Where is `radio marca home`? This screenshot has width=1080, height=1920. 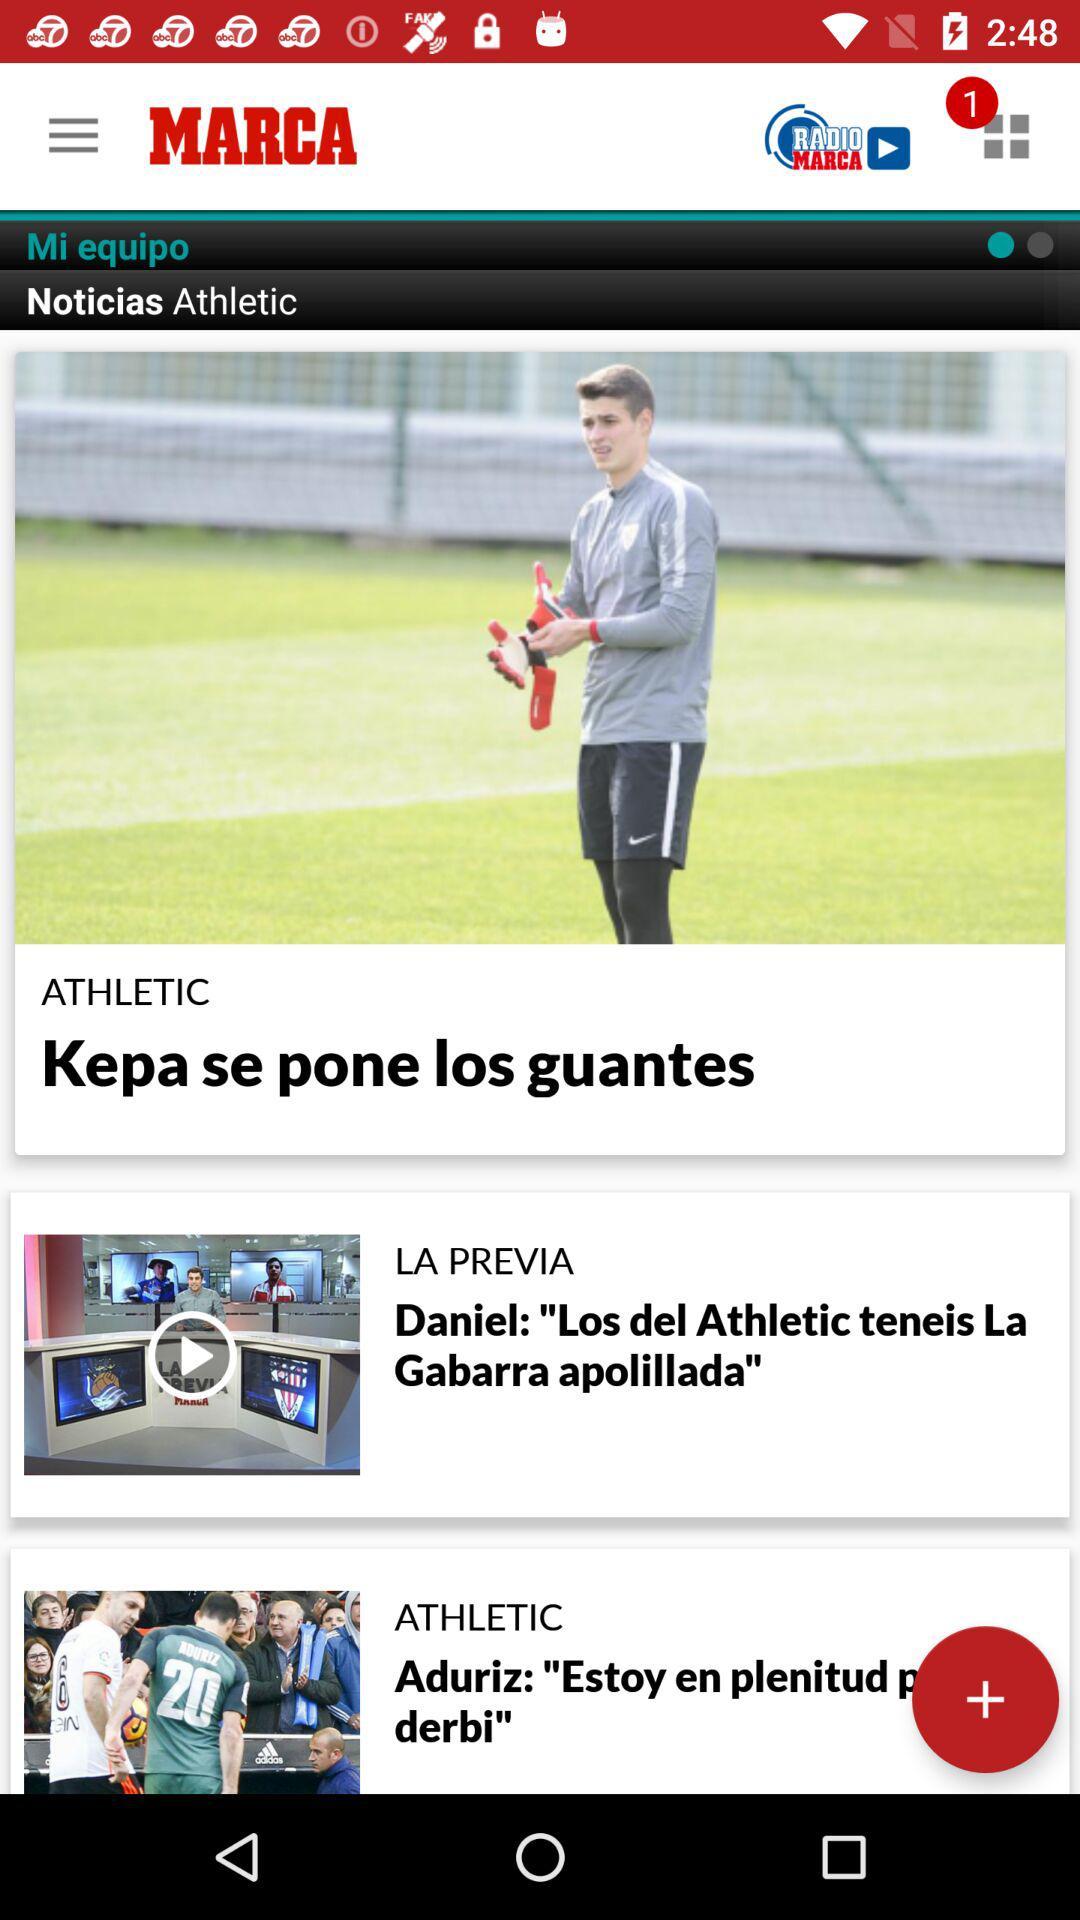 radio marca home is located at coordinates (837, 135).